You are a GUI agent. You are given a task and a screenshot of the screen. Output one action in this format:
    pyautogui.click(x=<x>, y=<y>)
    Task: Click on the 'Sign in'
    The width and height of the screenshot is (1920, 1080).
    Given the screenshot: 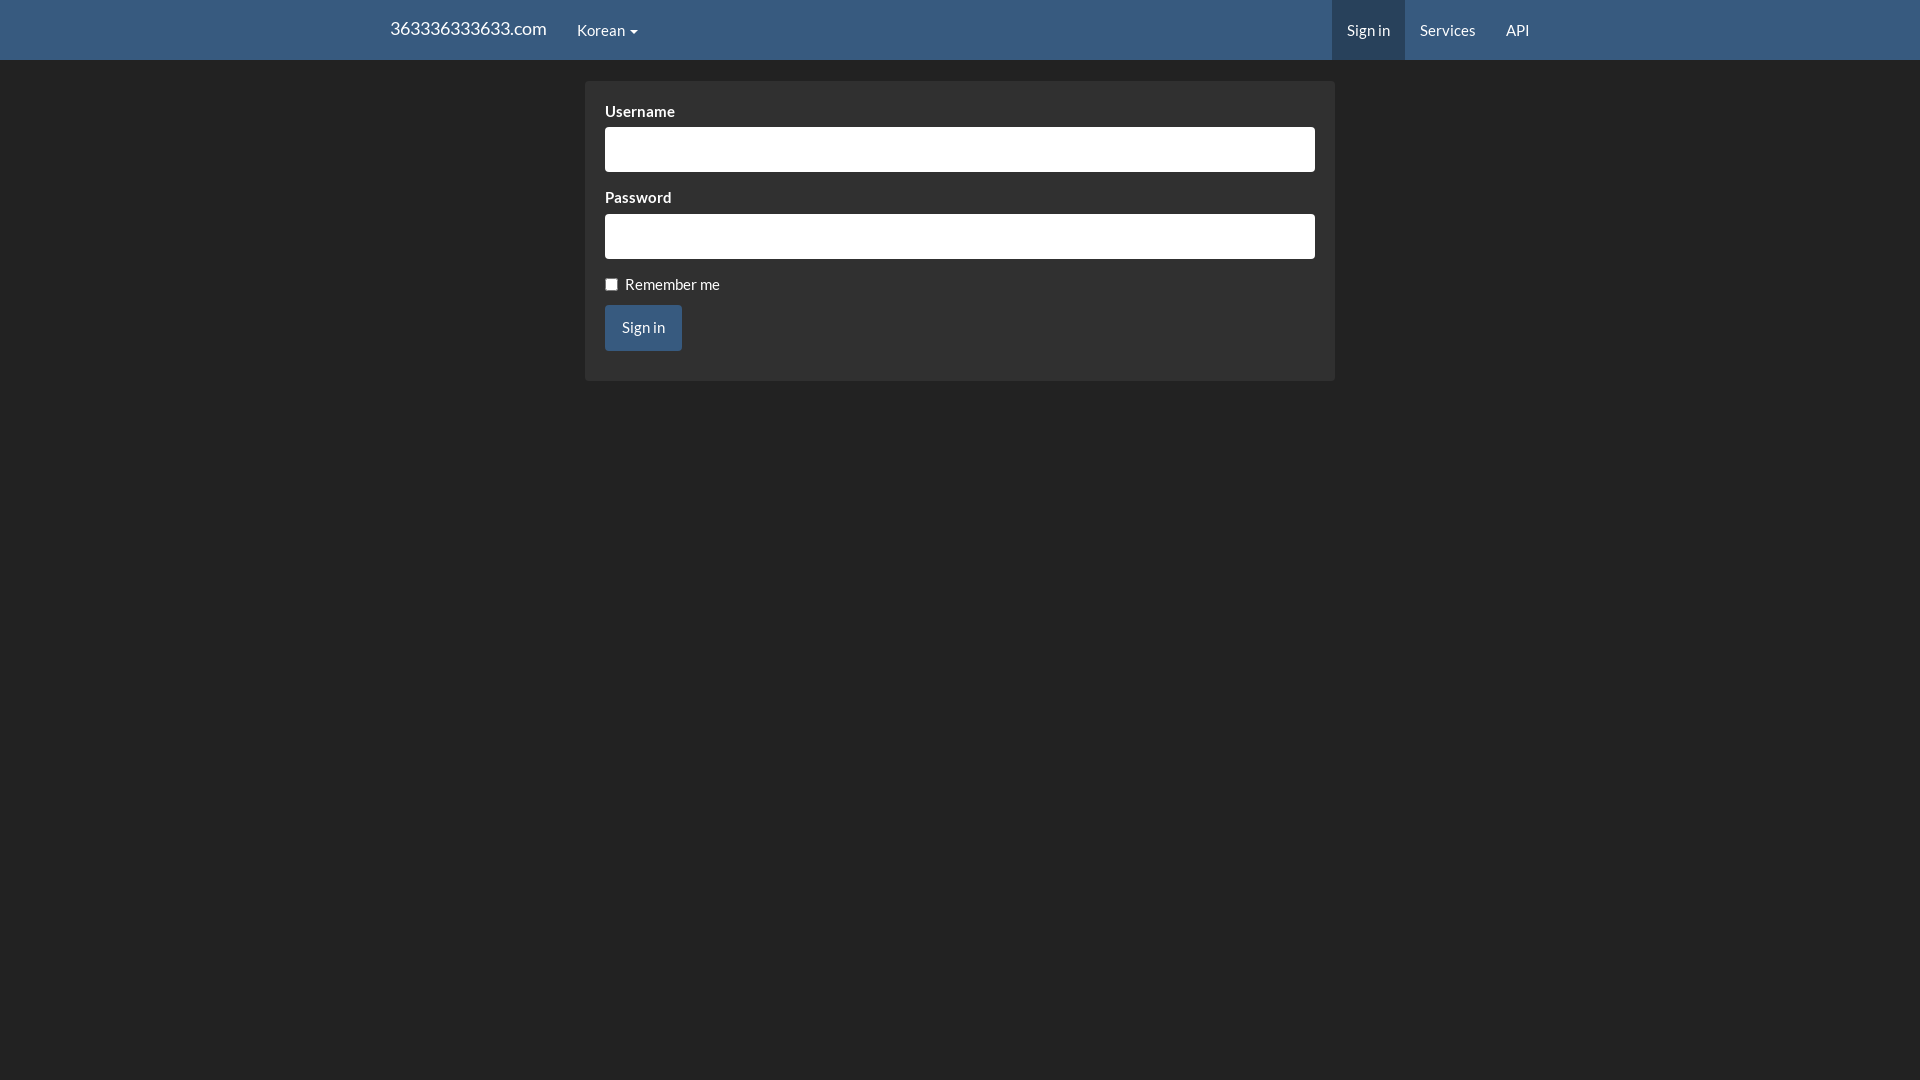 What is the action you would take?
    pyautogui.click(x=1331, y=30)
    